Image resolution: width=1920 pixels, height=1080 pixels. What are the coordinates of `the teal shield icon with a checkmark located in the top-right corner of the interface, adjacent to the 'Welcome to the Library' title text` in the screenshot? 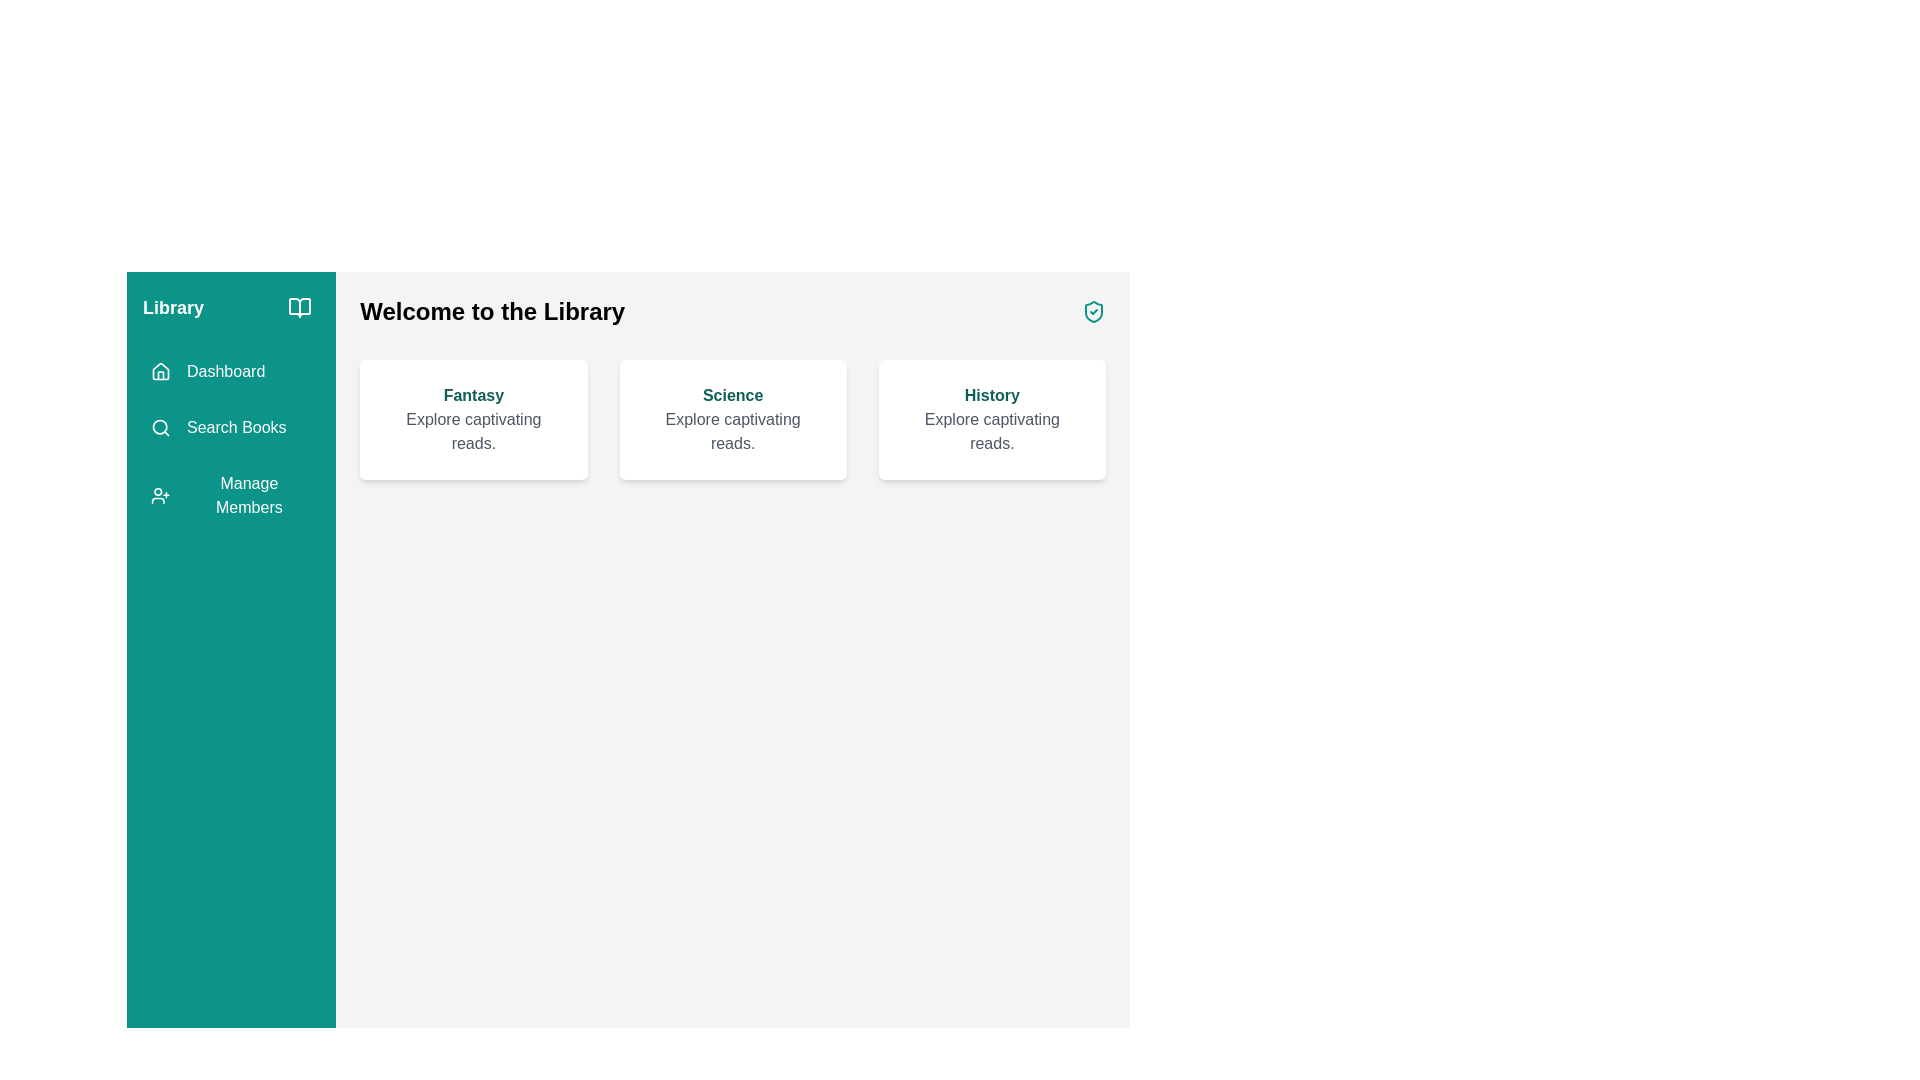 It's located at (1093, 312).